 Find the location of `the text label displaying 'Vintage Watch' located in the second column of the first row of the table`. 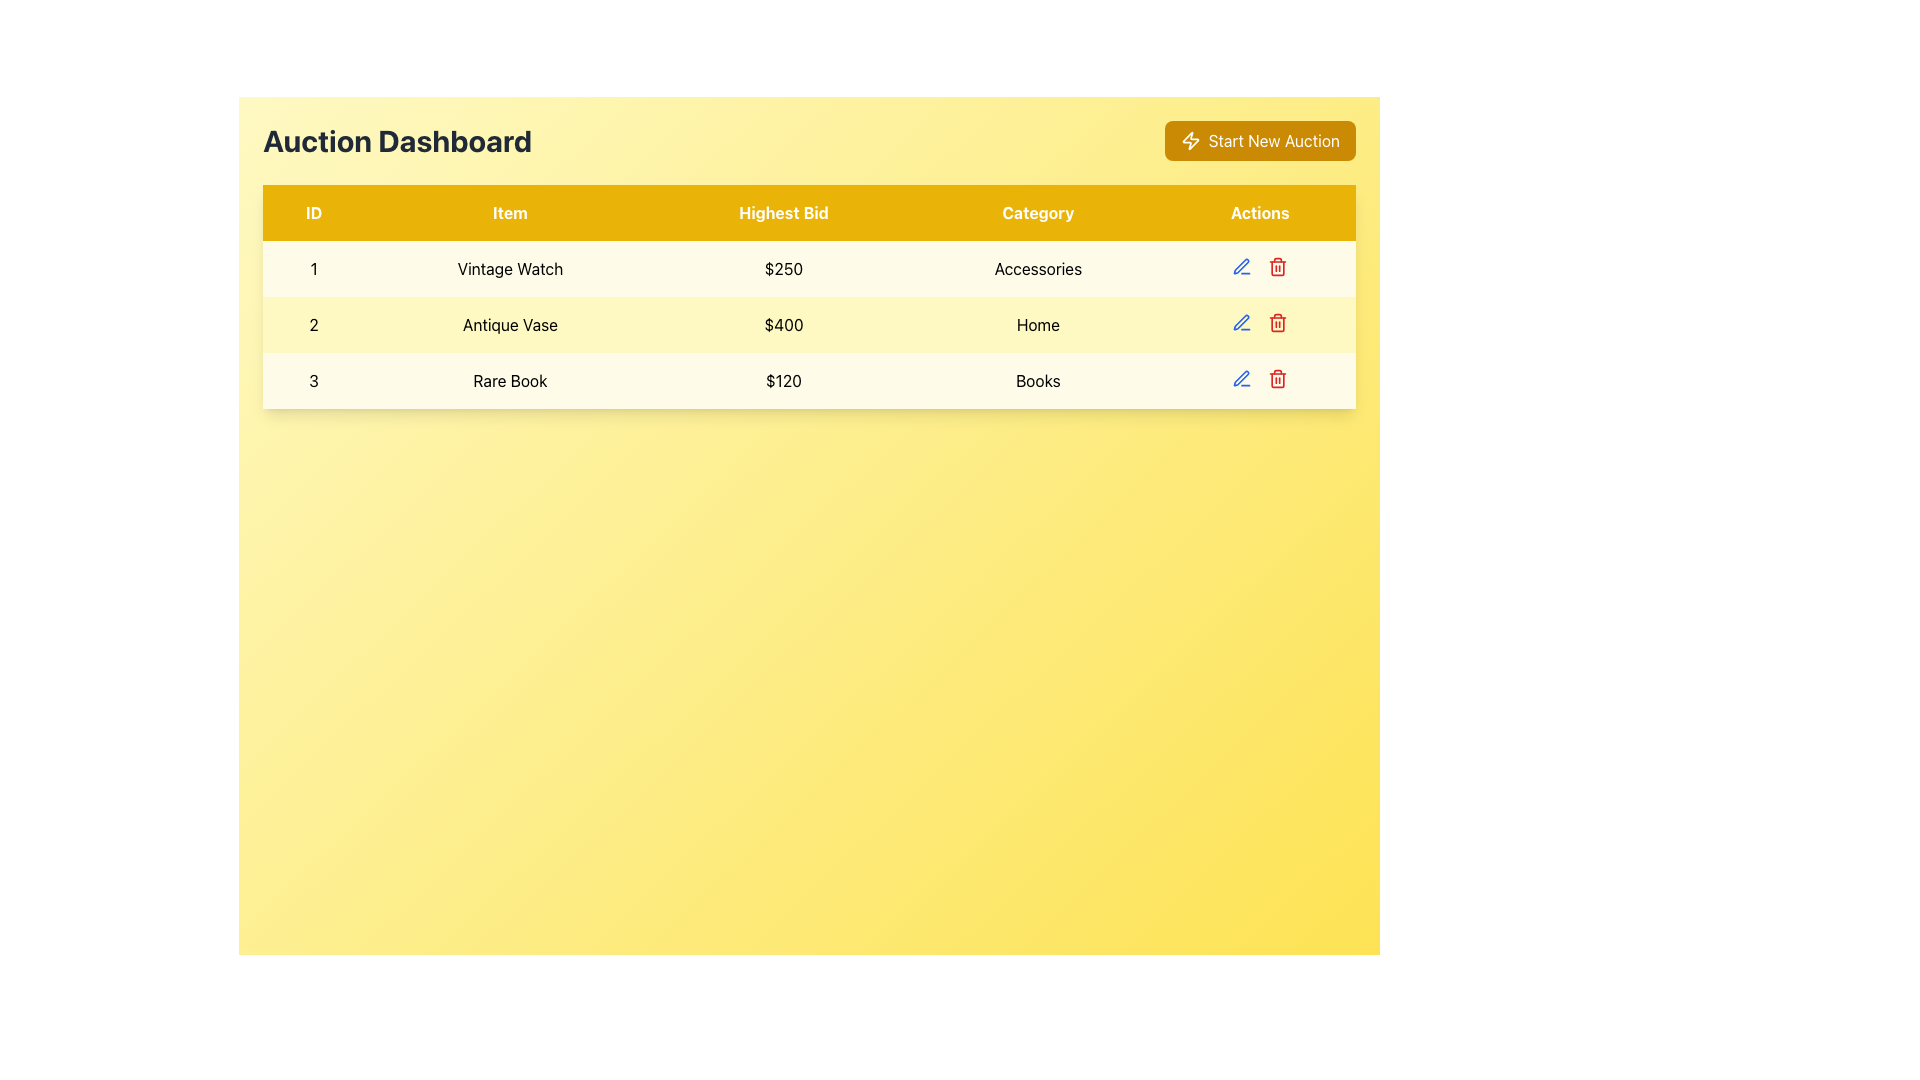

the text label displaying 'Vintage Watch' located in the second column of the first row of the table is located at coordinates (510, 268).